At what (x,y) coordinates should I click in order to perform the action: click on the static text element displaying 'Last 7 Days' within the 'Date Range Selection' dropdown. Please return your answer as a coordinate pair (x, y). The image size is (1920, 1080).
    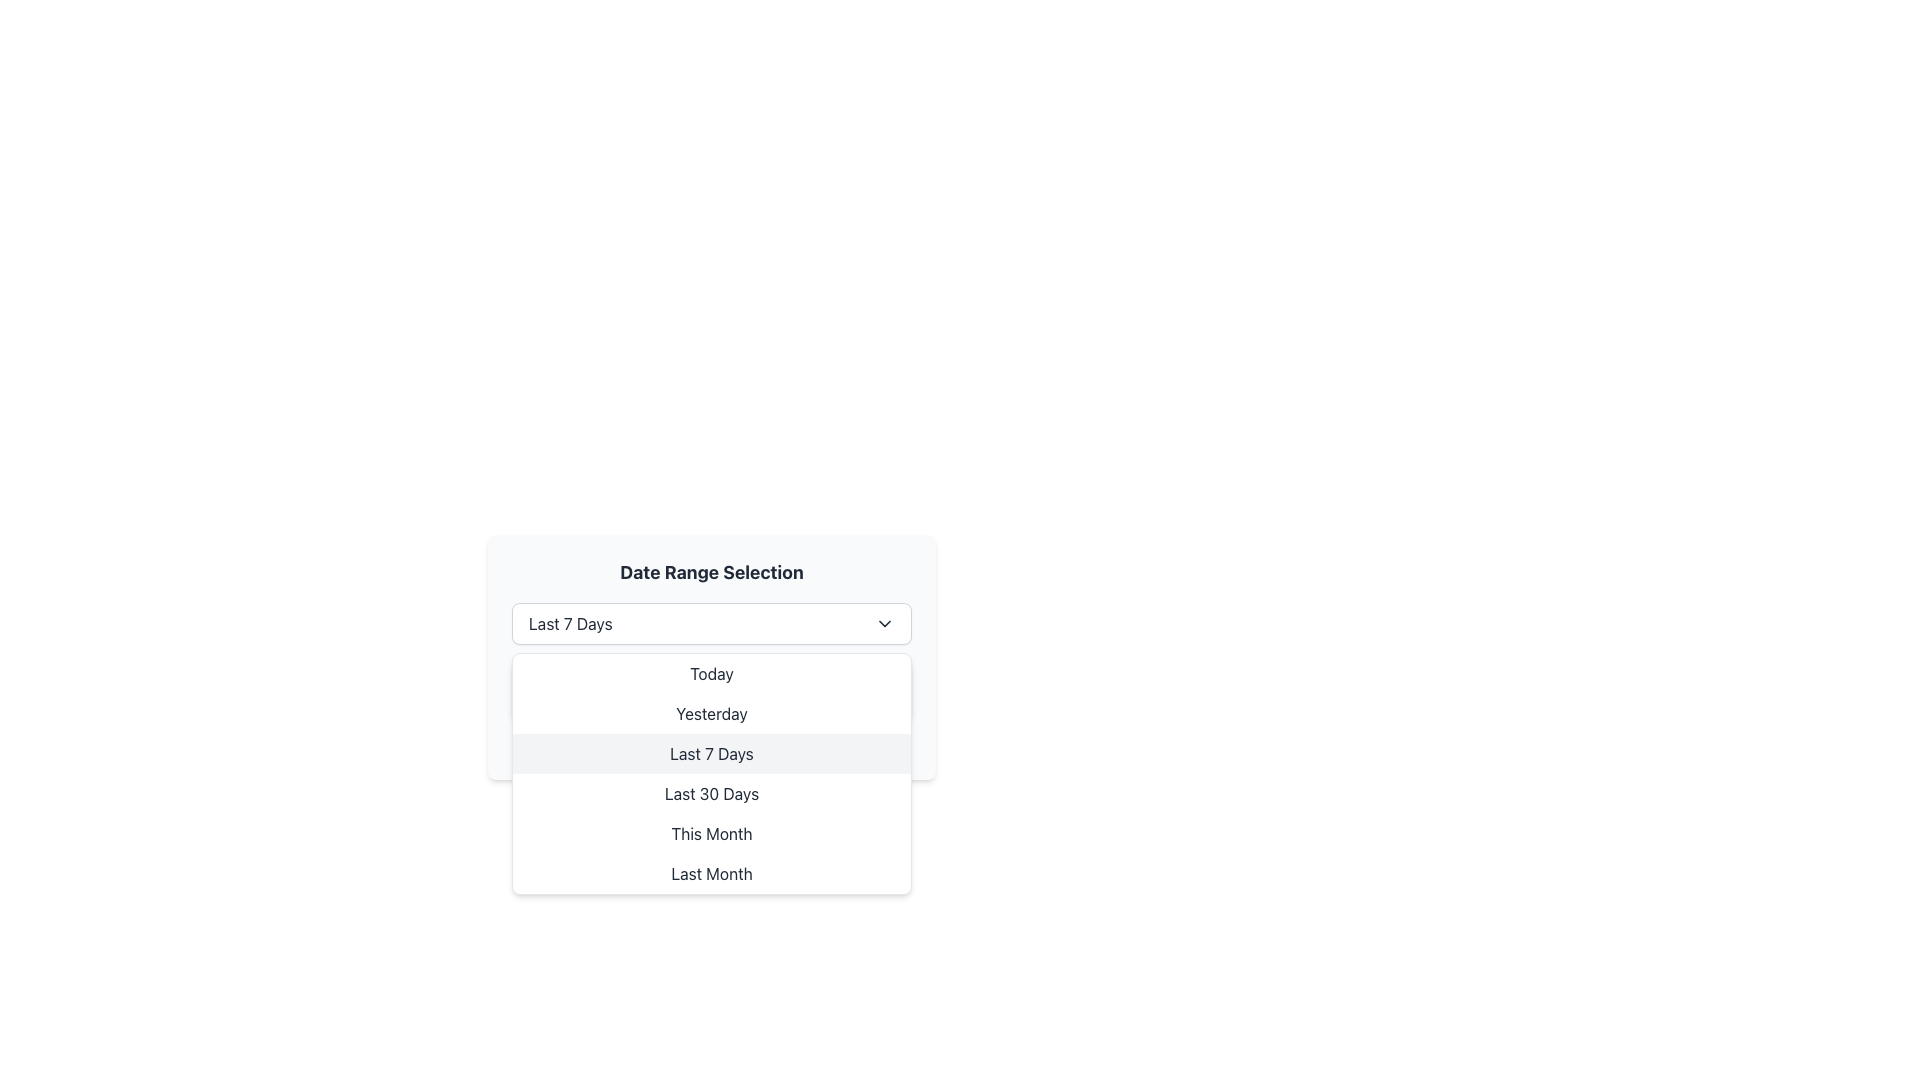
    Looking at the image, I should click on (569, 623).